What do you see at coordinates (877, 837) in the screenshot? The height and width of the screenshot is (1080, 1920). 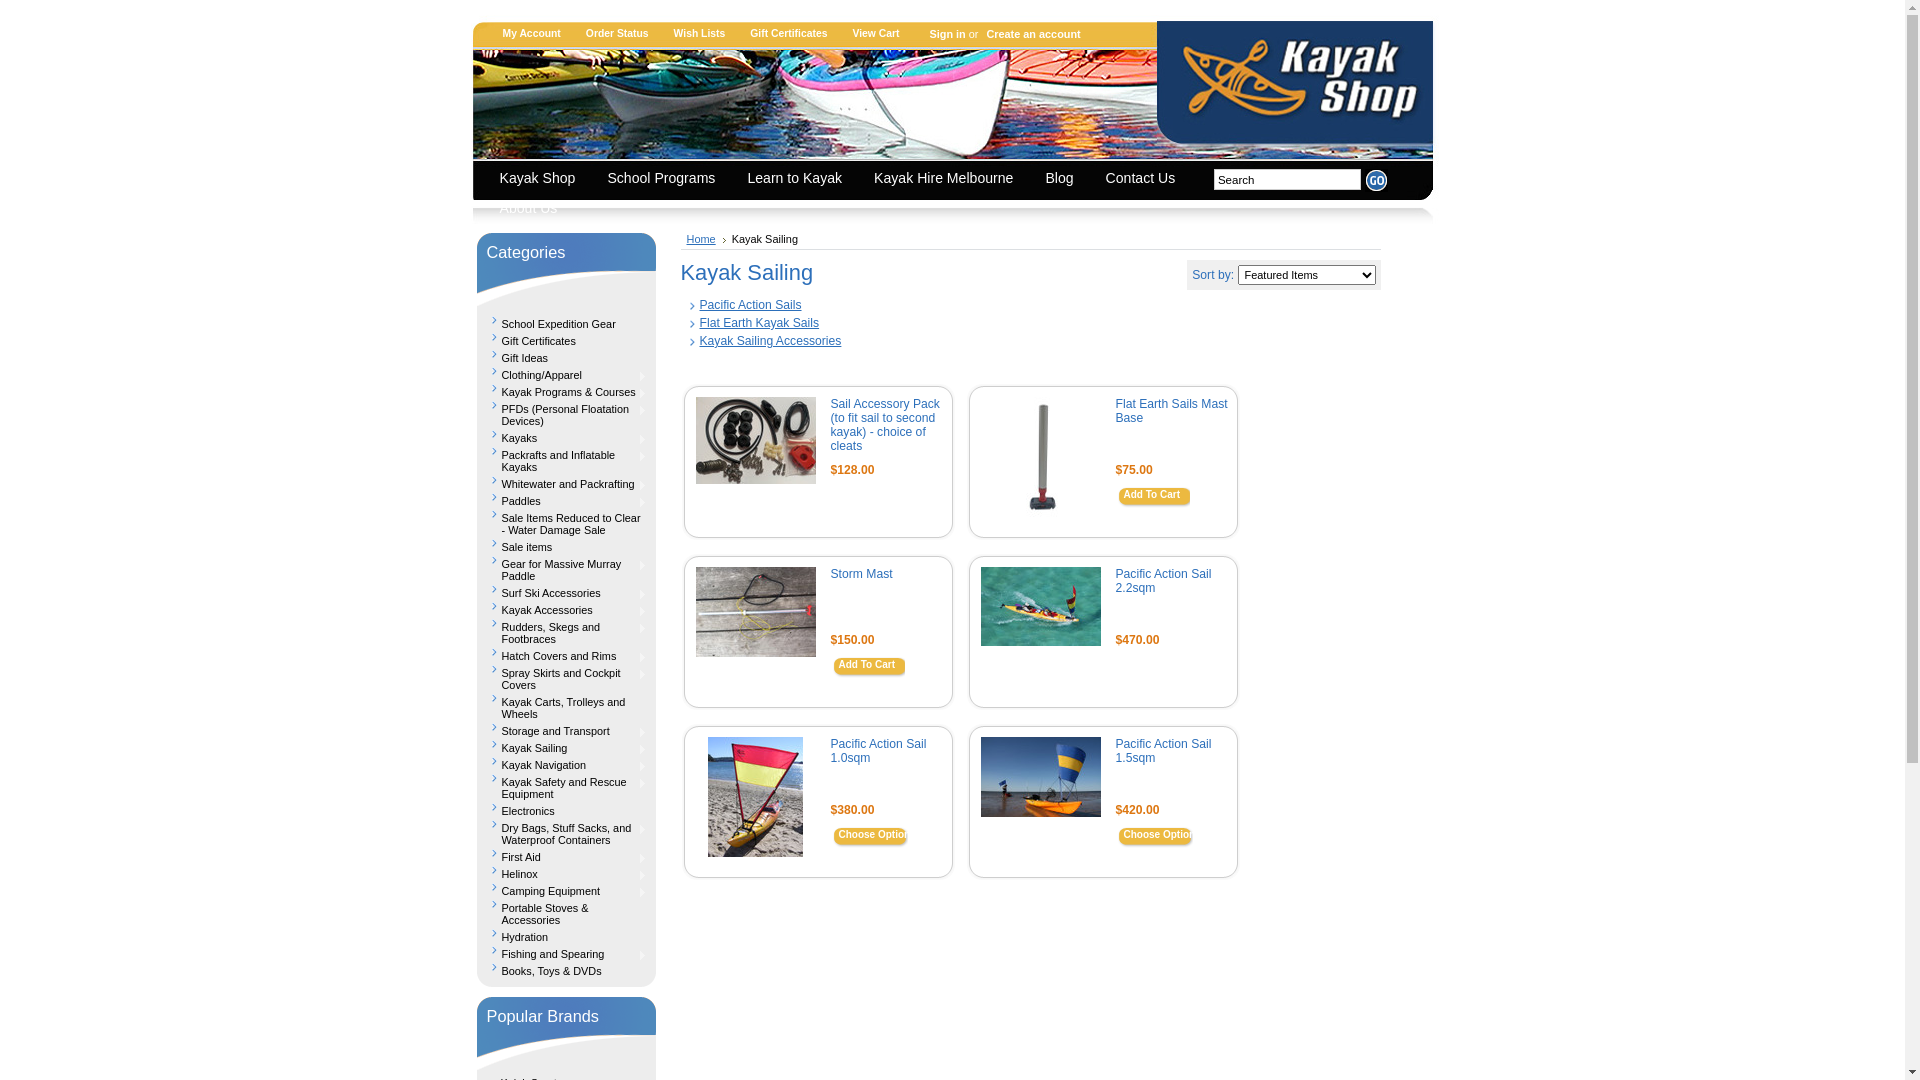 I see `'Choose Options'` at bounding box center [877, 837].